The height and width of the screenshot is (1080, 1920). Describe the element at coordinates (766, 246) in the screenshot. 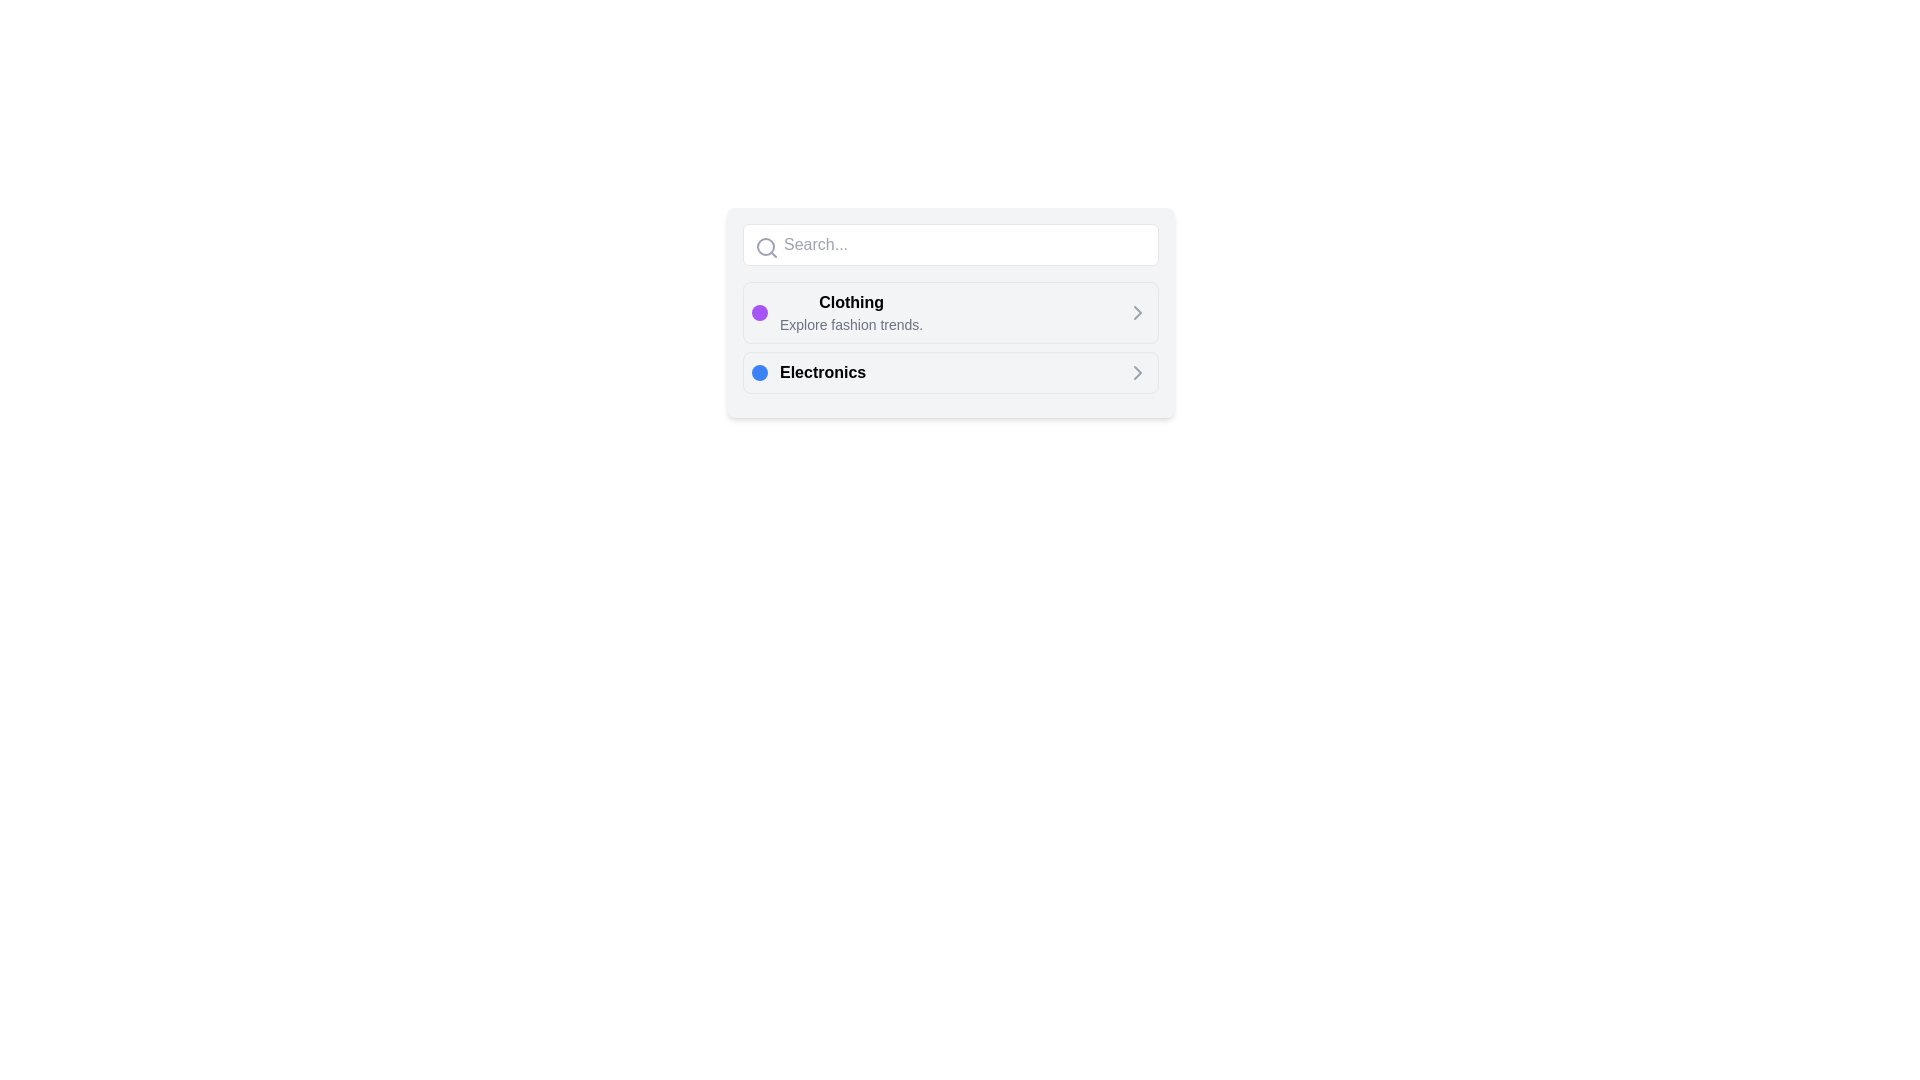

I see `the search icon located at the top-left of the search bar, which symbolizes the search functionality adjacent to the 'Search...' text field` at that location.